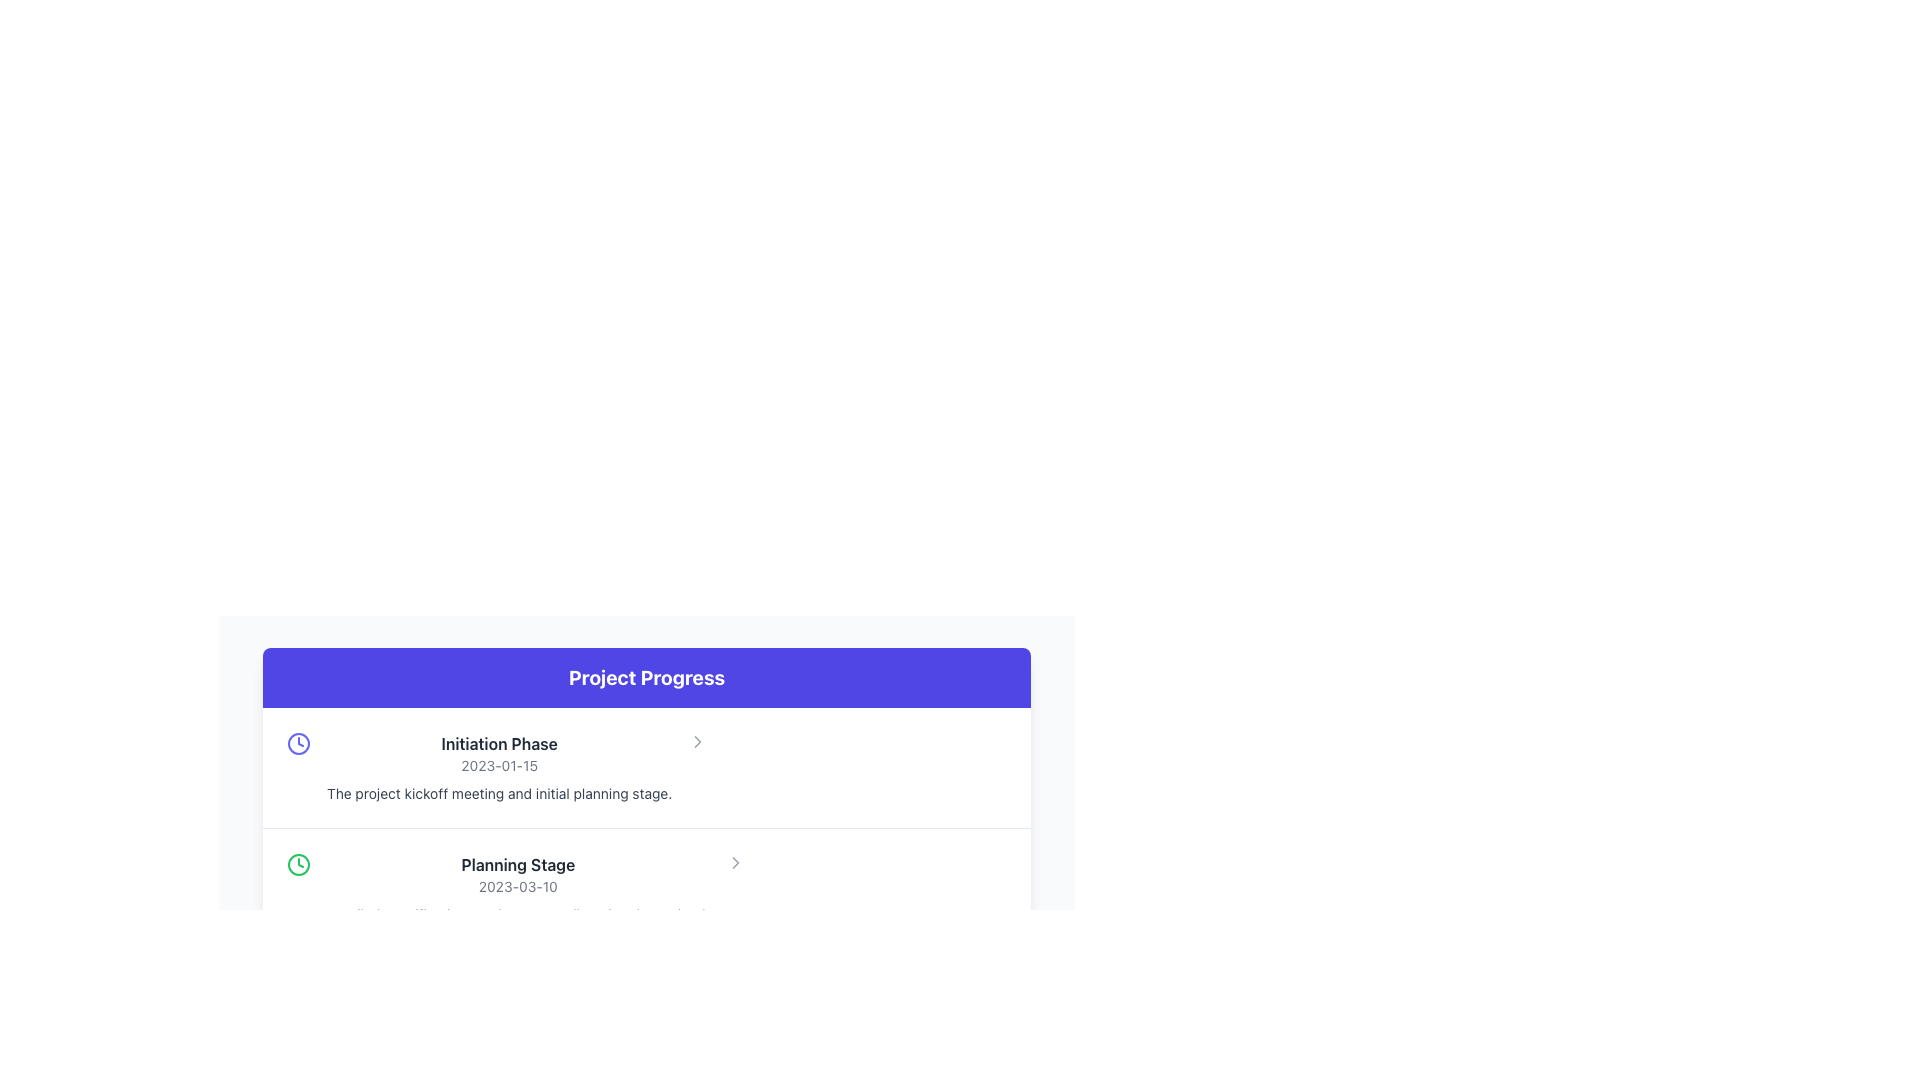  What do you see at coordinates (698, 741) in the screenshot?
I see `the right-pointing chevron icon located at the far right of the 'Initiation Phase' section, aligned horizontally with the section title and date` at bounding box center [698, 741].